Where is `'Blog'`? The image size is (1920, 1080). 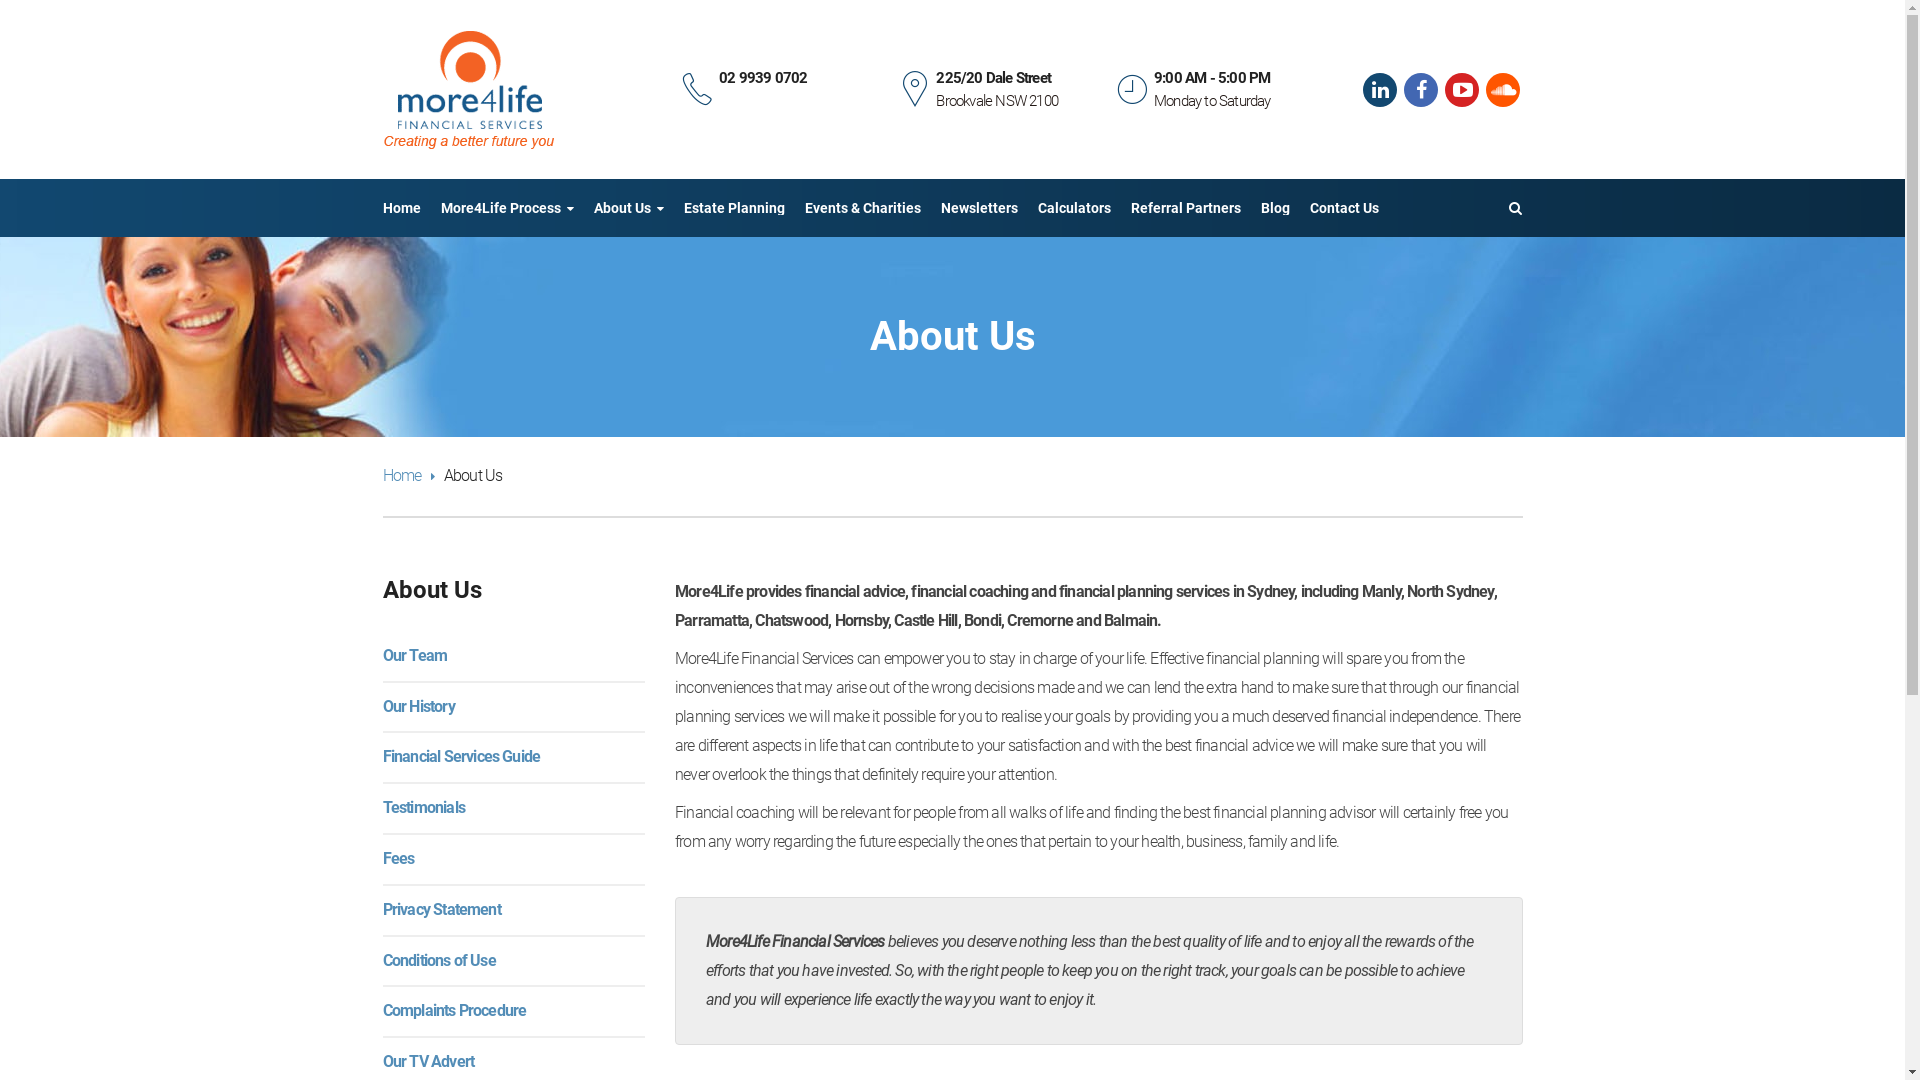 'Blog' is located at coordinates (1273, 208).